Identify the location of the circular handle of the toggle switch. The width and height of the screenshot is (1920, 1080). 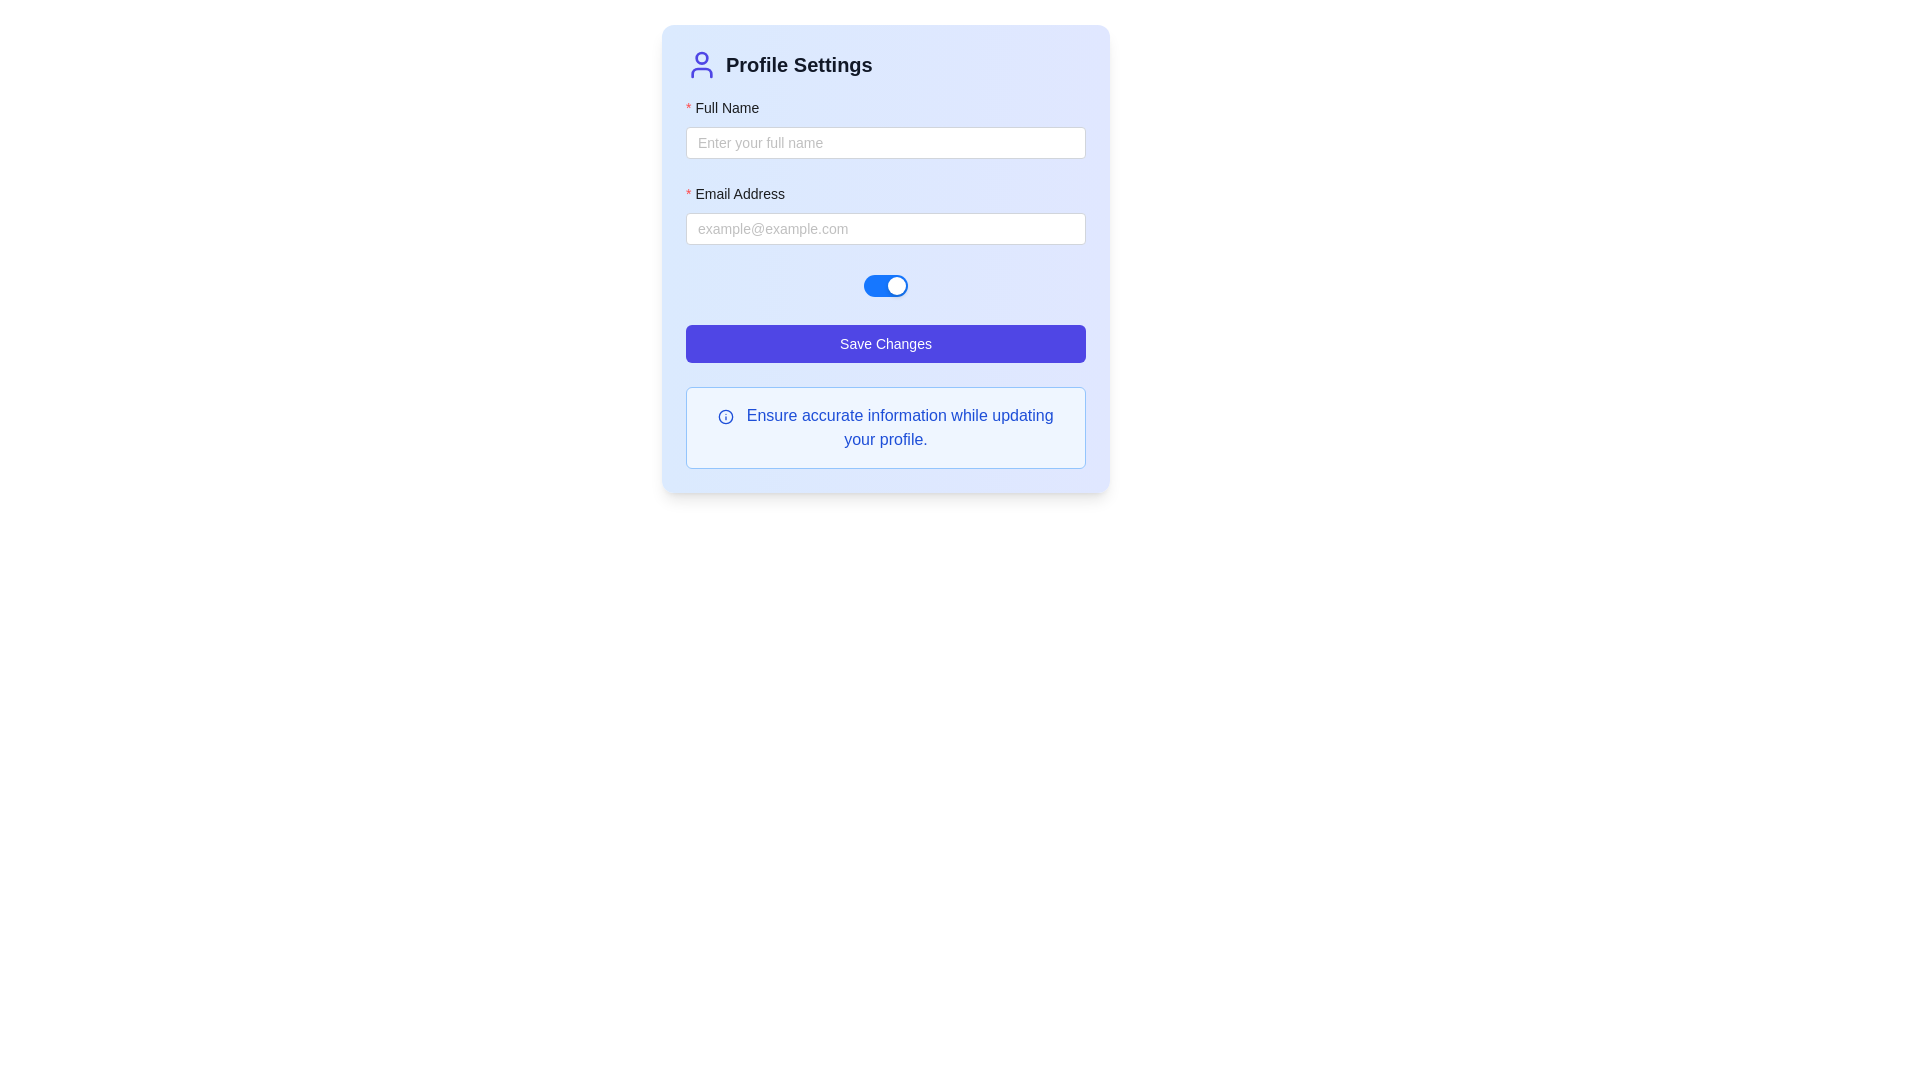
(896, 285).